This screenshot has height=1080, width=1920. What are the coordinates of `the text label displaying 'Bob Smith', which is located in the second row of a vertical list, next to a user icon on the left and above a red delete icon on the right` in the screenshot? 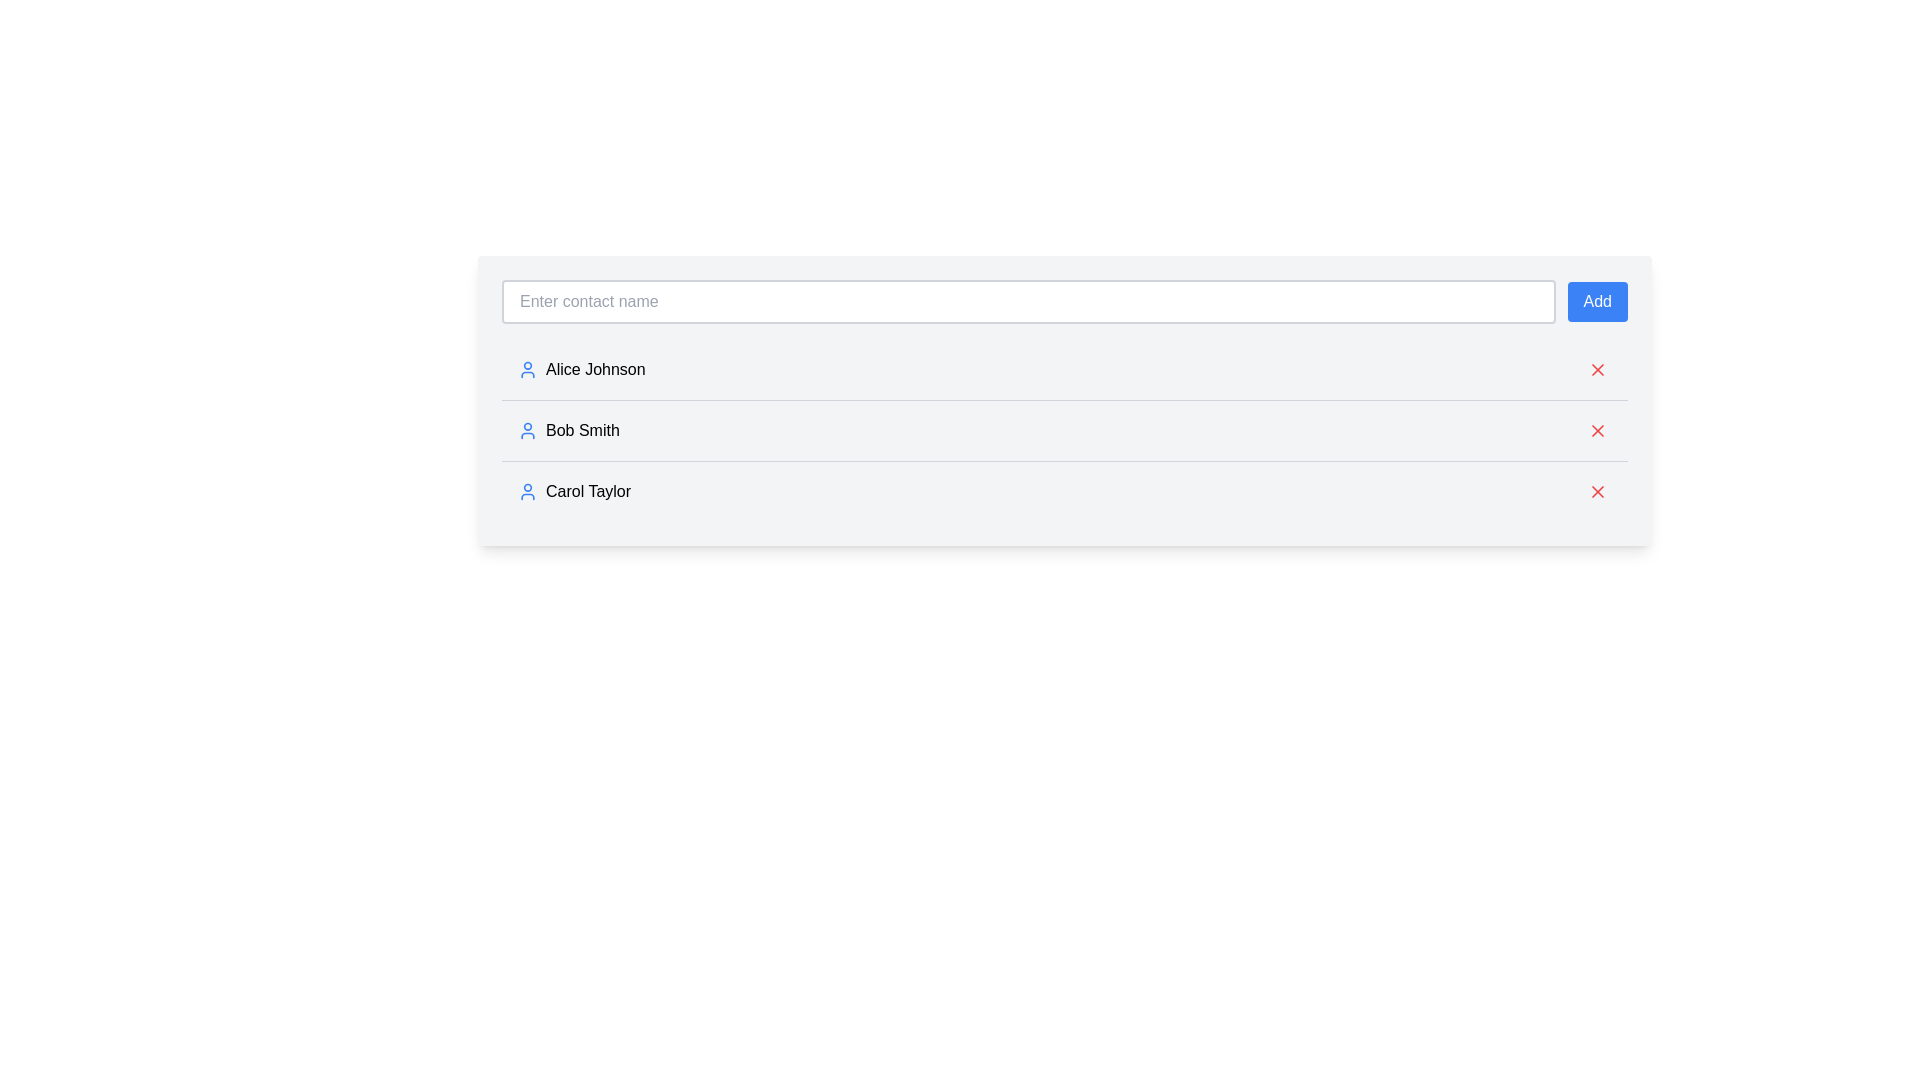 It's located at (581, 430).